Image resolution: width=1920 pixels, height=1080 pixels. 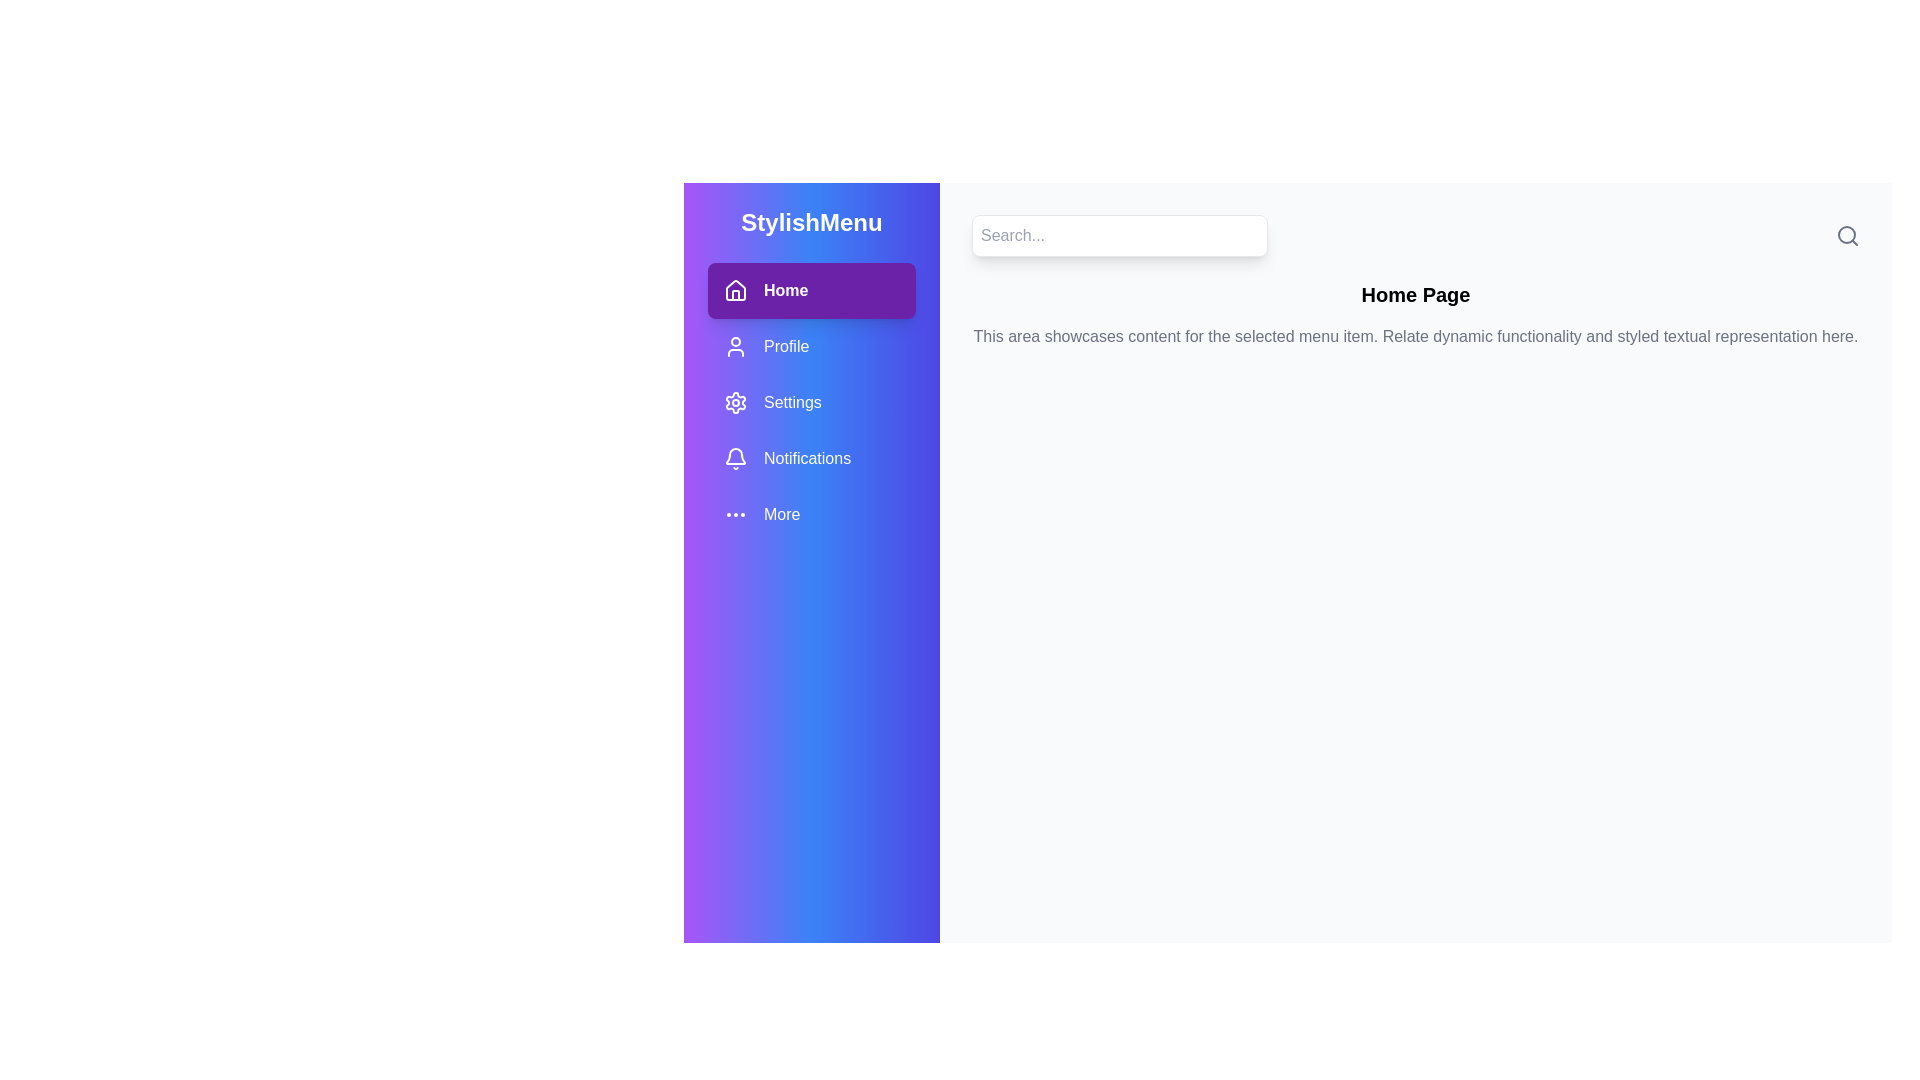 What do you see at coordinates (811, 402) in the screenshot?
I see `the menu item Settings to navigate to the corresponding page` at bounding box center [811, 402].